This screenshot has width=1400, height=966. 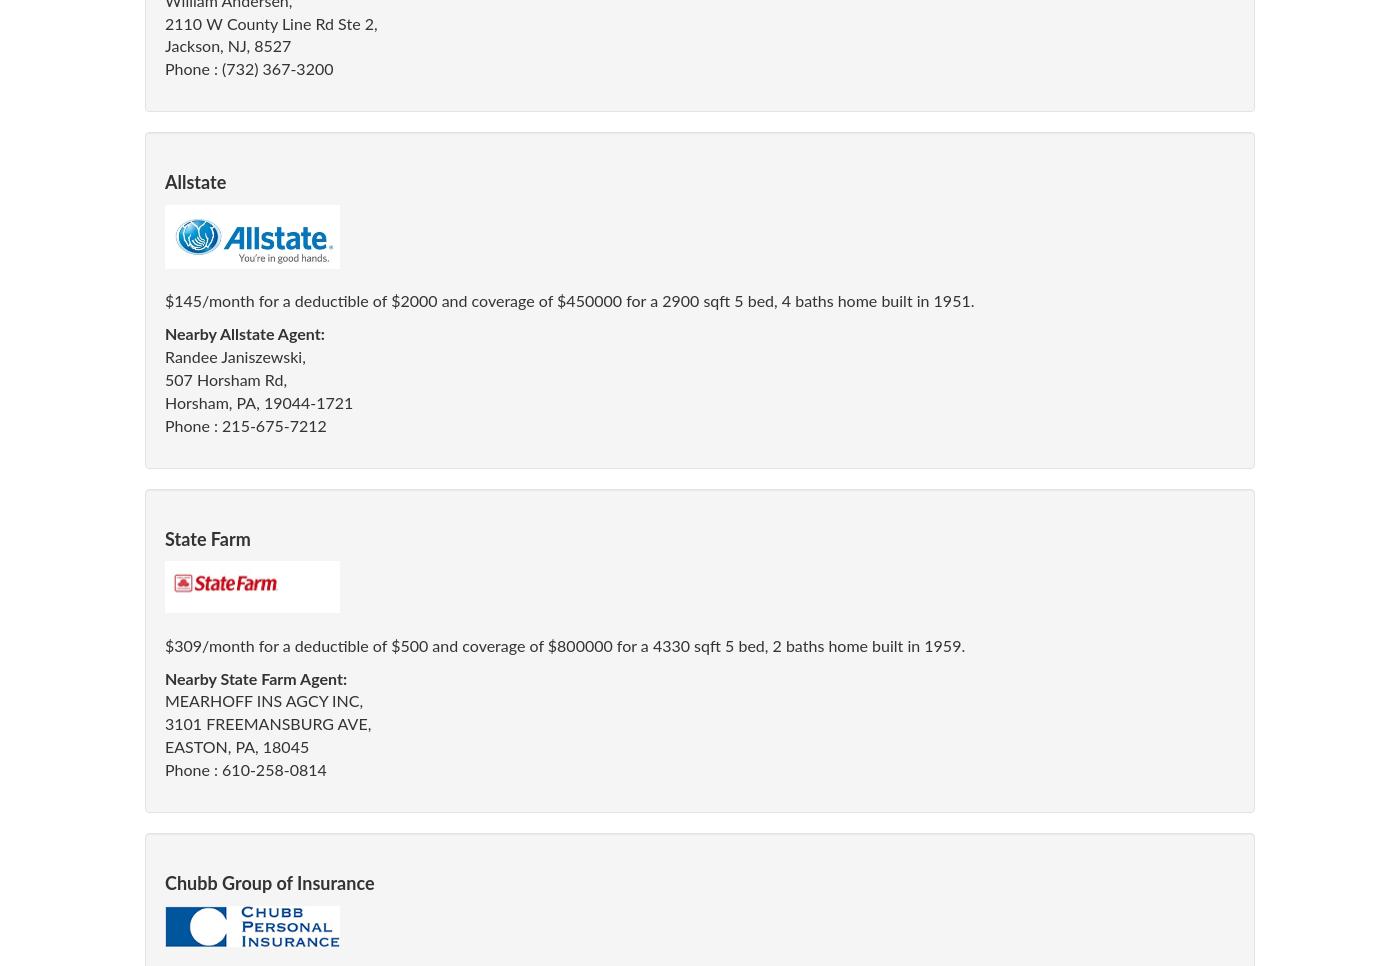 I want to click on 'Nearby State Farm Agent:', so click(x=256, y=679).